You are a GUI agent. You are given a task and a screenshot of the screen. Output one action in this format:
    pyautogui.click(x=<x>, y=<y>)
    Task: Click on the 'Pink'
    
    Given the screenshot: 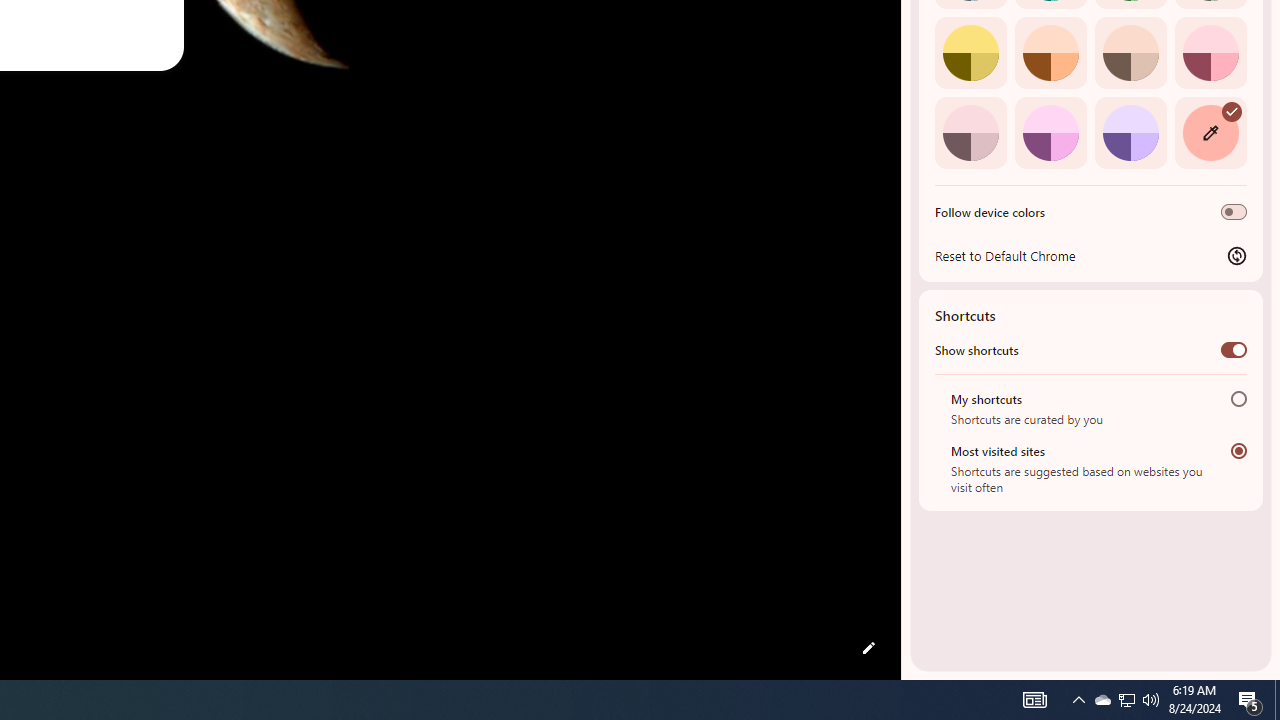 What is the action you would take?
    pyautogui.click(x=970, y=132)
    